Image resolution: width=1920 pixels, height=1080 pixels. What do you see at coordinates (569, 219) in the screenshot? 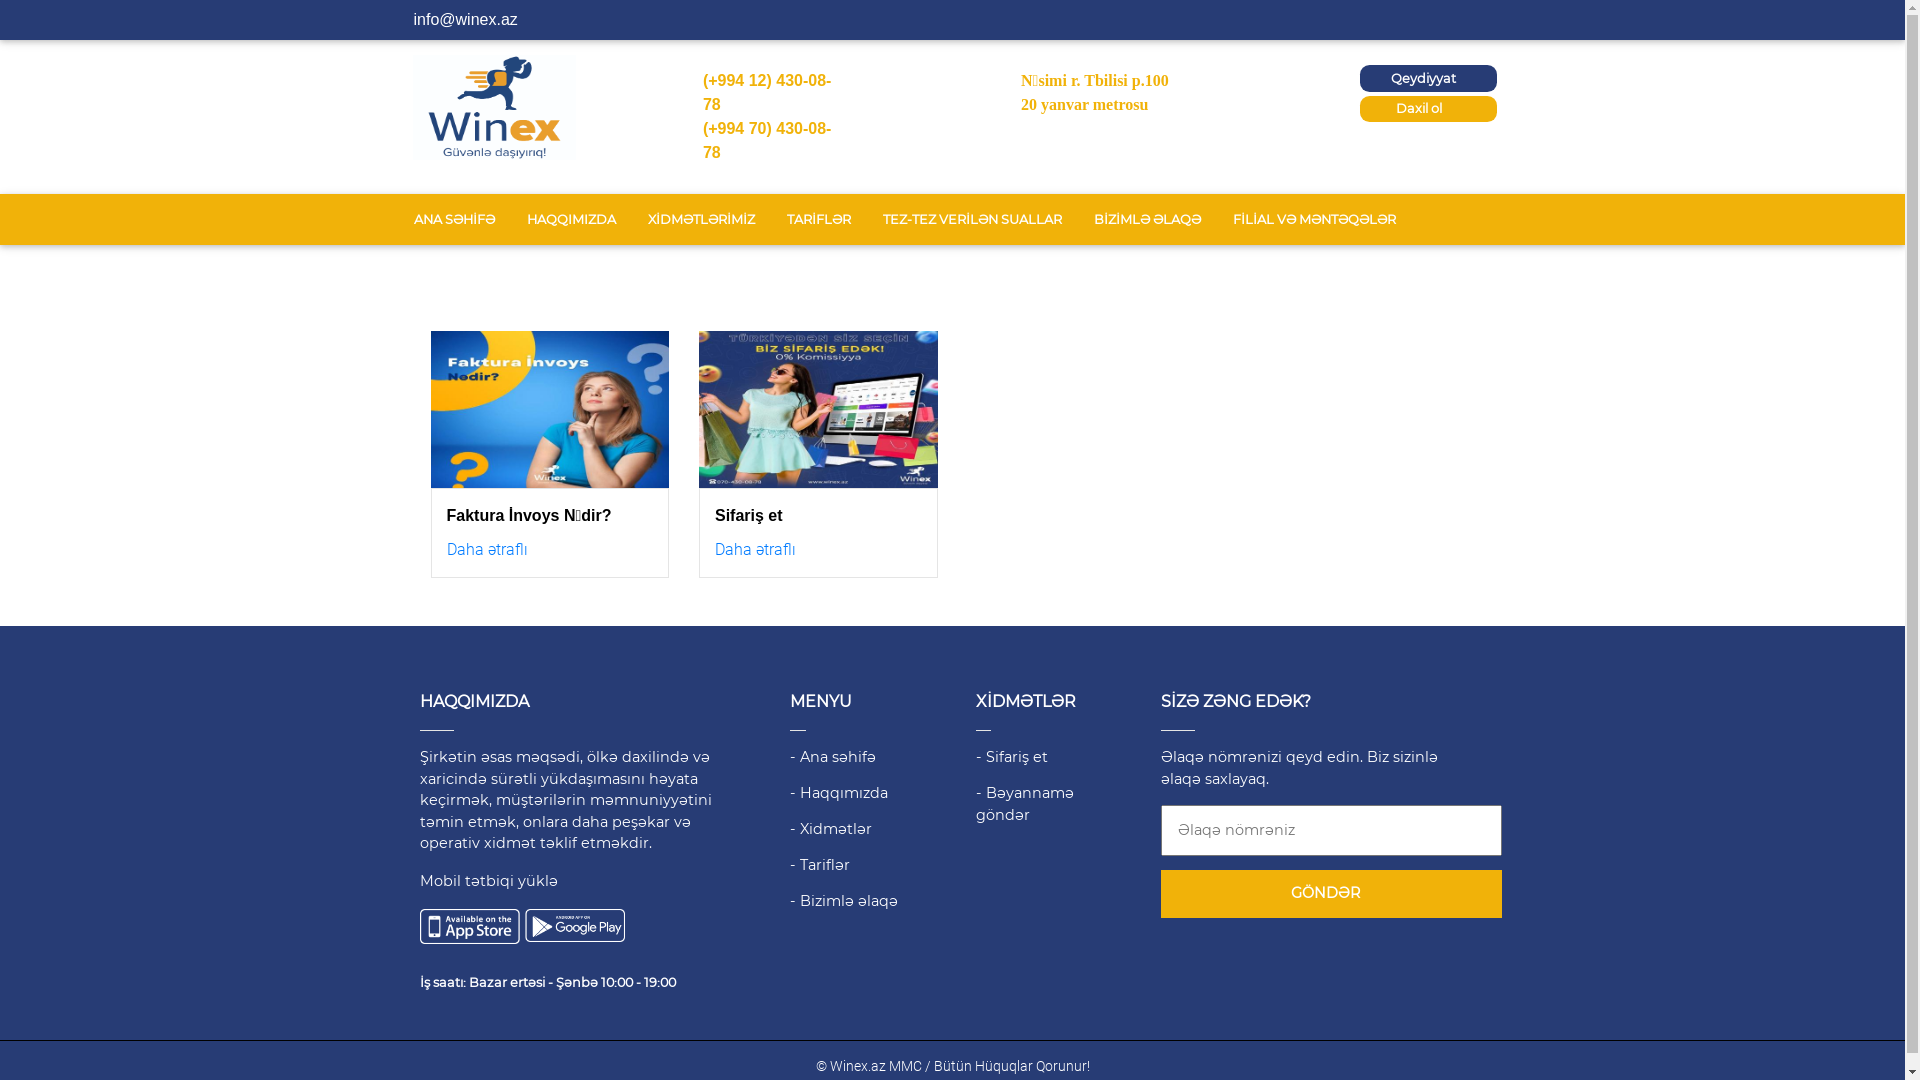
I see `'HAQQIMIZDA'` at bounding box center [569, 219].